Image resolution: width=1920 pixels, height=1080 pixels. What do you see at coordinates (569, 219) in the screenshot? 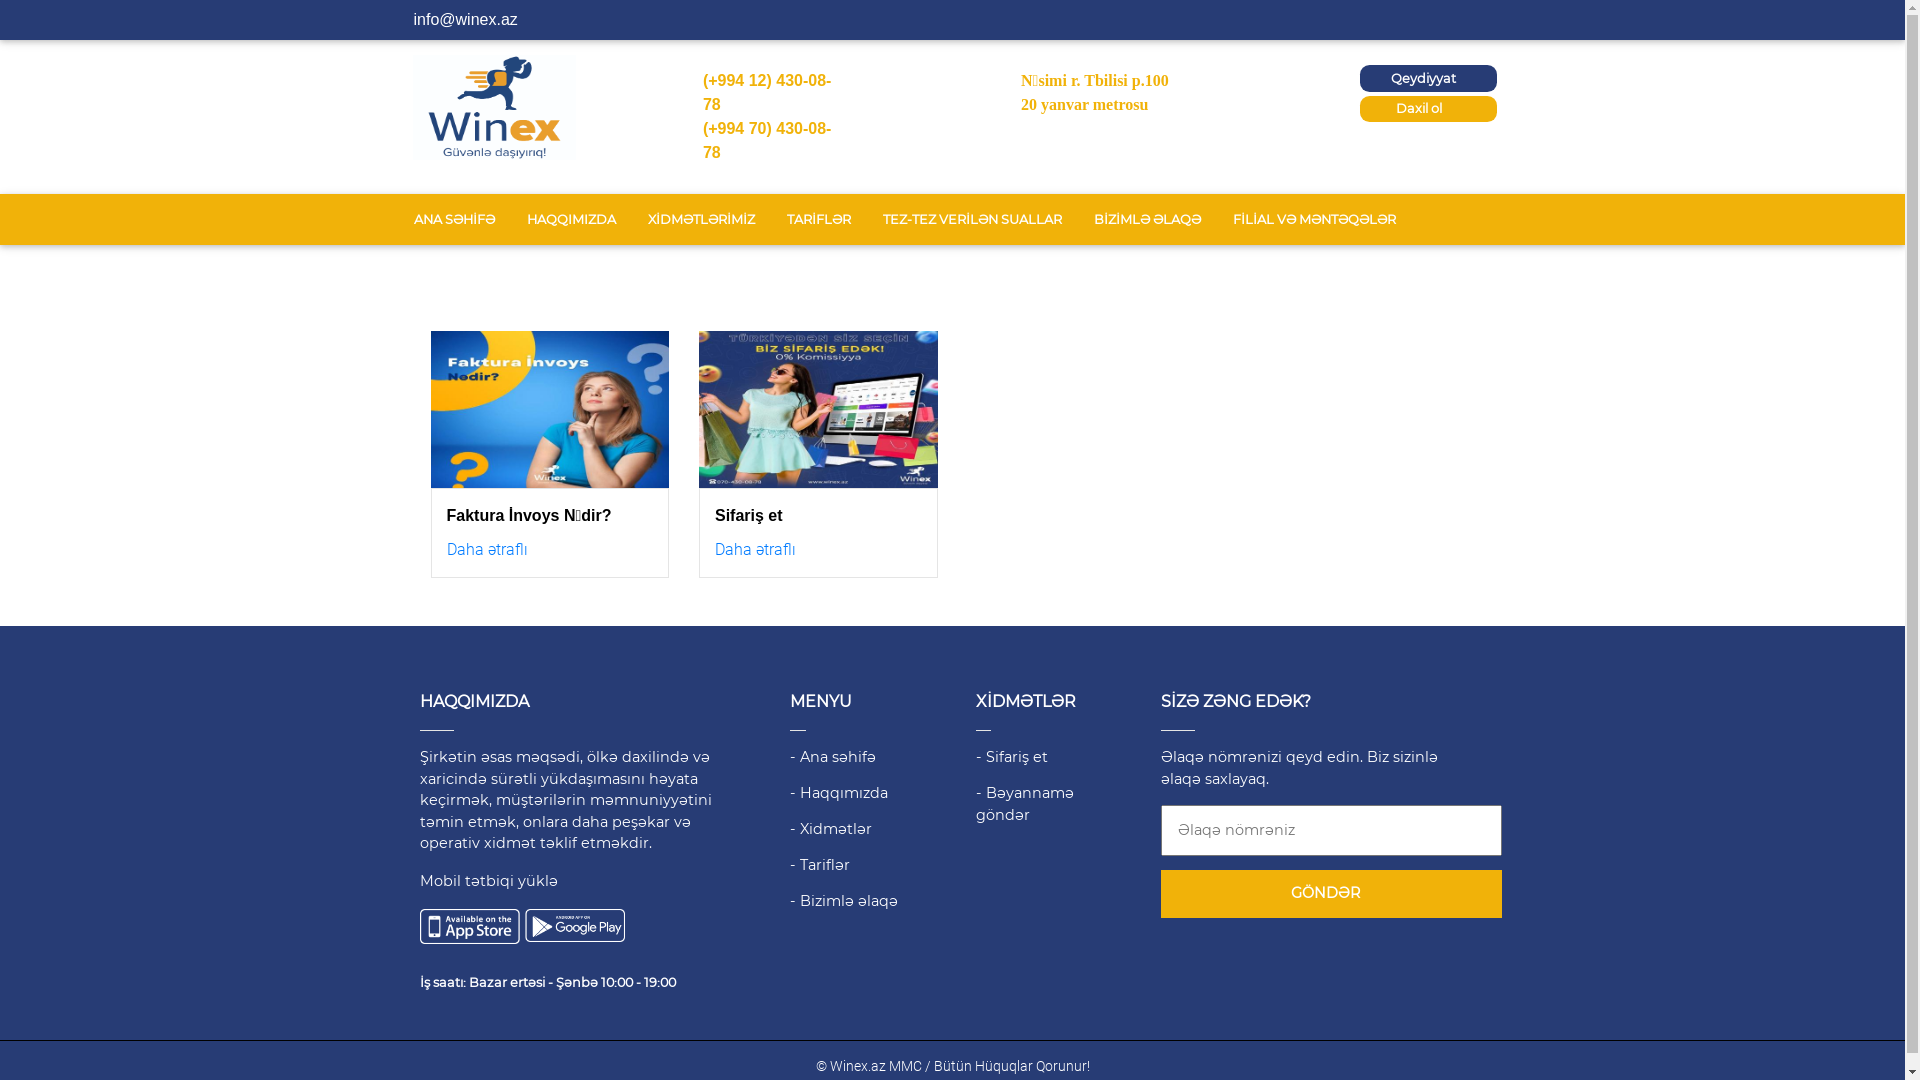
I see `'HAQQIMIZDA'` at bounding box center [569, 219].